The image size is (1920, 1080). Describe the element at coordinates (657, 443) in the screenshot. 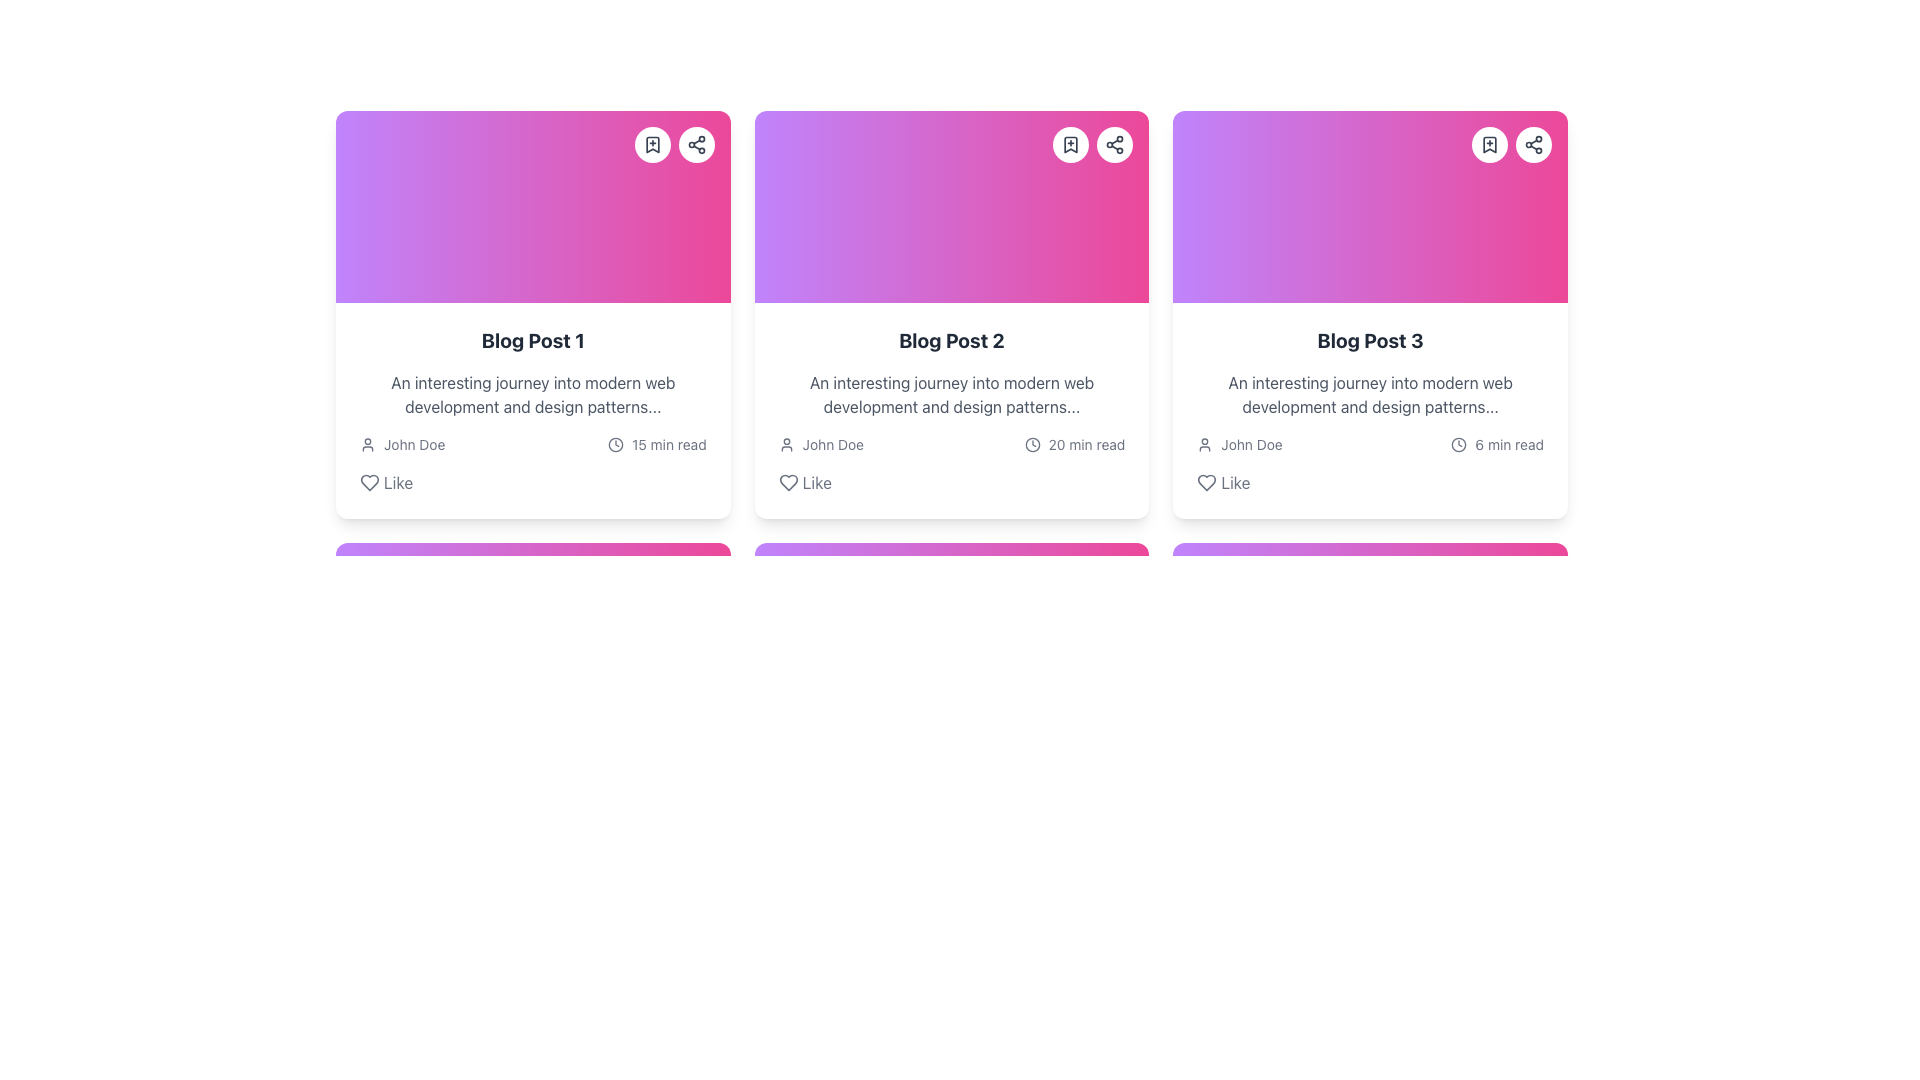

I see `the informational label that estimates the reading duration for the article, located at the bottom-right corner of the first card, below the user information element displaying 'John Doe'` at that location.